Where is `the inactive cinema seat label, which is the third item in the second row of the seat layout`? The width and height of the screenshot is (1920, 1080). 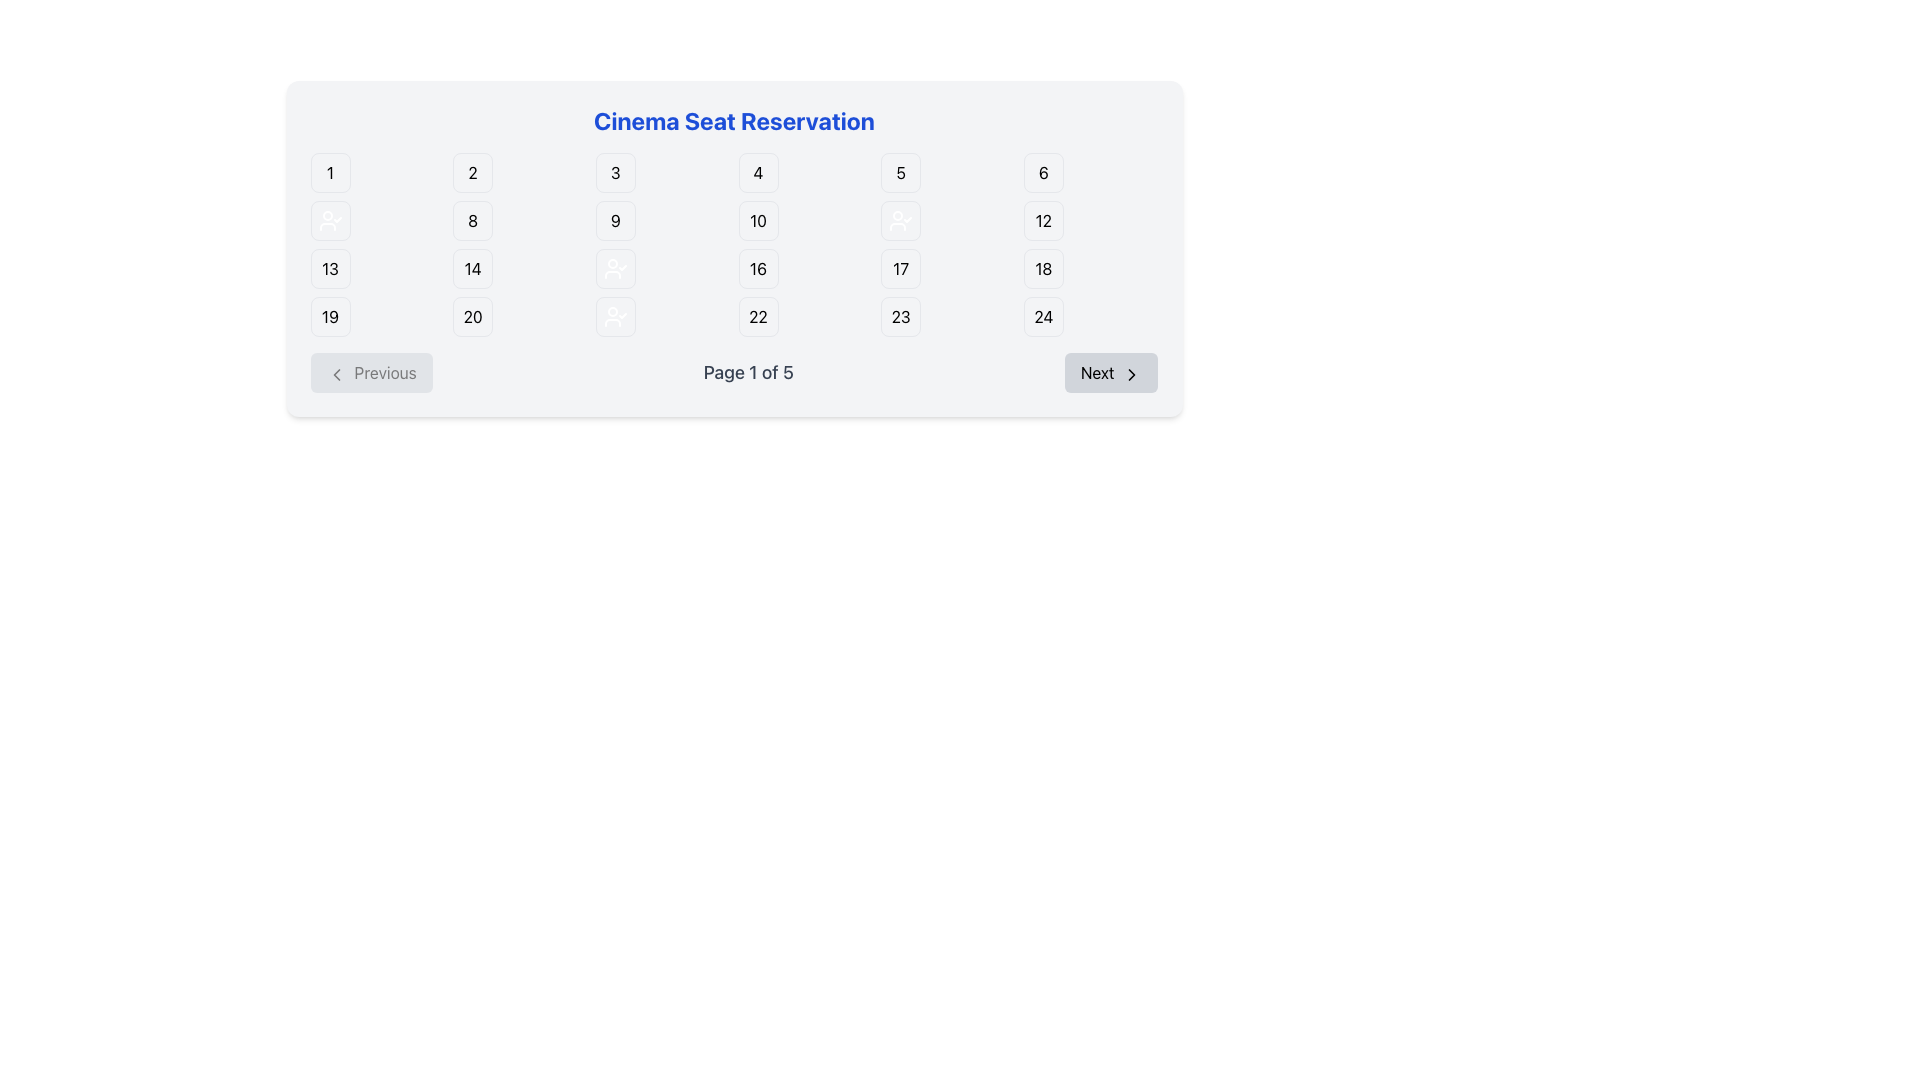 the inactive cinema seat label, which is the third item in the second row of the seat layout is located at coordinates (614, 220).